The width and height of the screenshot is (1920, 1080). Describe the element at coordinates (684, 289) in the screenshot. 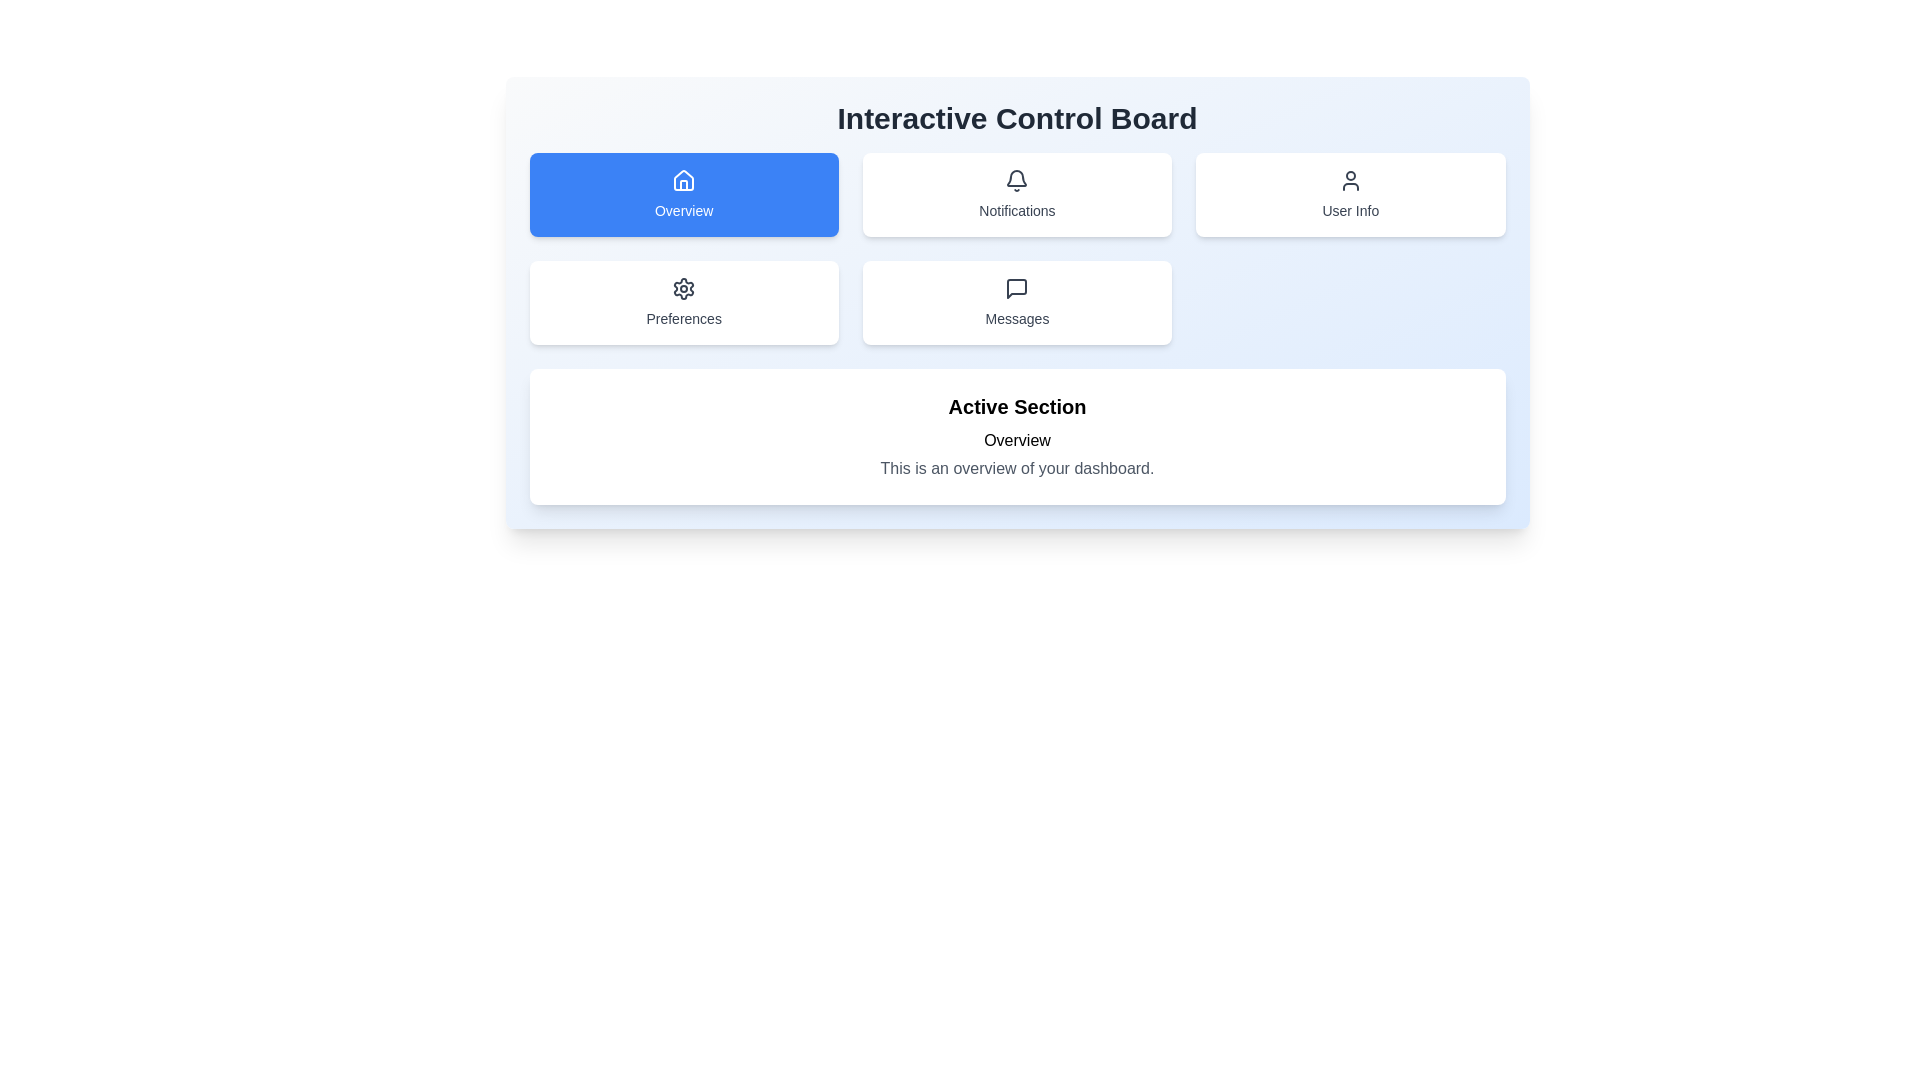

I see `the gear icon located` at that location.